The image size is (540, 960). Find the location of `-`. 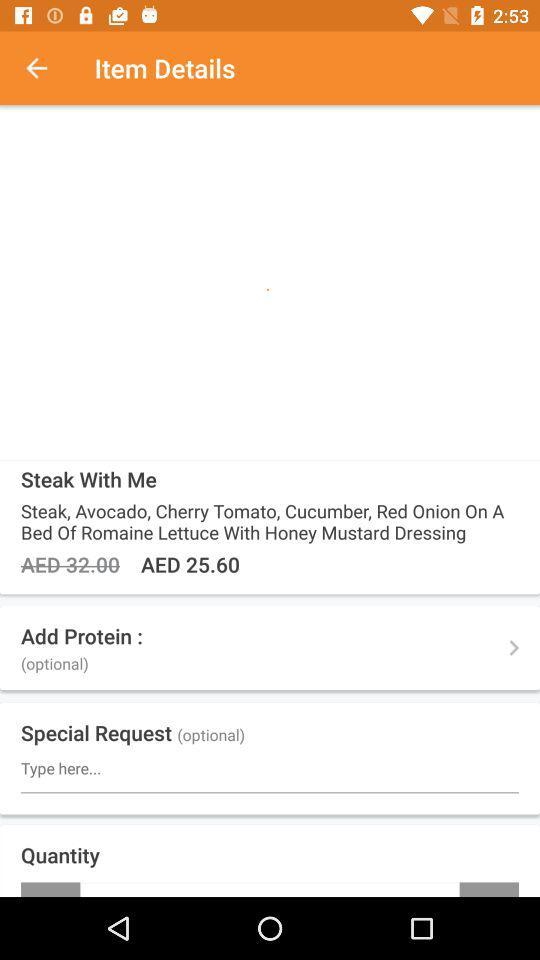

- is located at coordinates (50, 888).